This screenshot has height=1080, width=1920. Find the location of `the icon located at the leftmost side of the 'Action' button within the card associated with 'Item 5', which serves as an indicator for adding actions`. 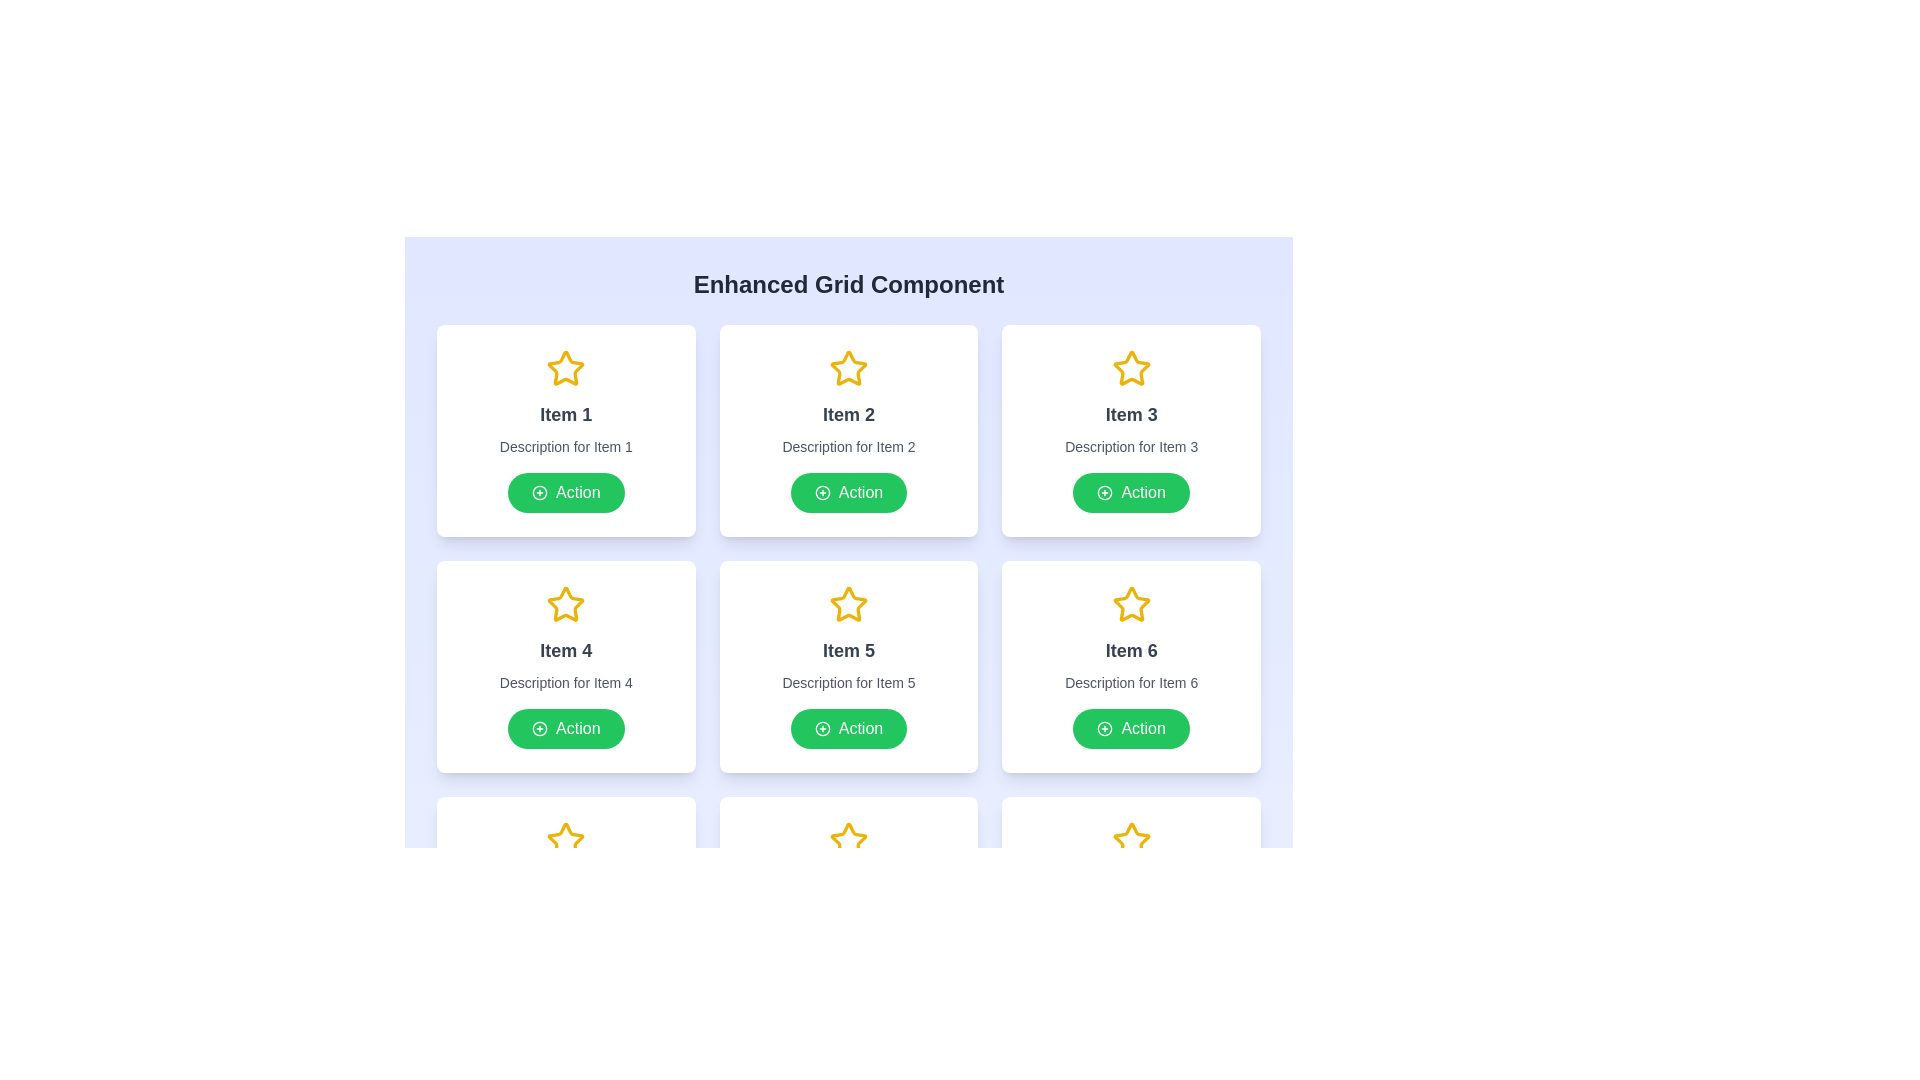

the icon located at the leftmost side of the 'Action' button within the card associated with 'Item 5', which serves as an indicator for adding actions is located at coordinates (822, 729).